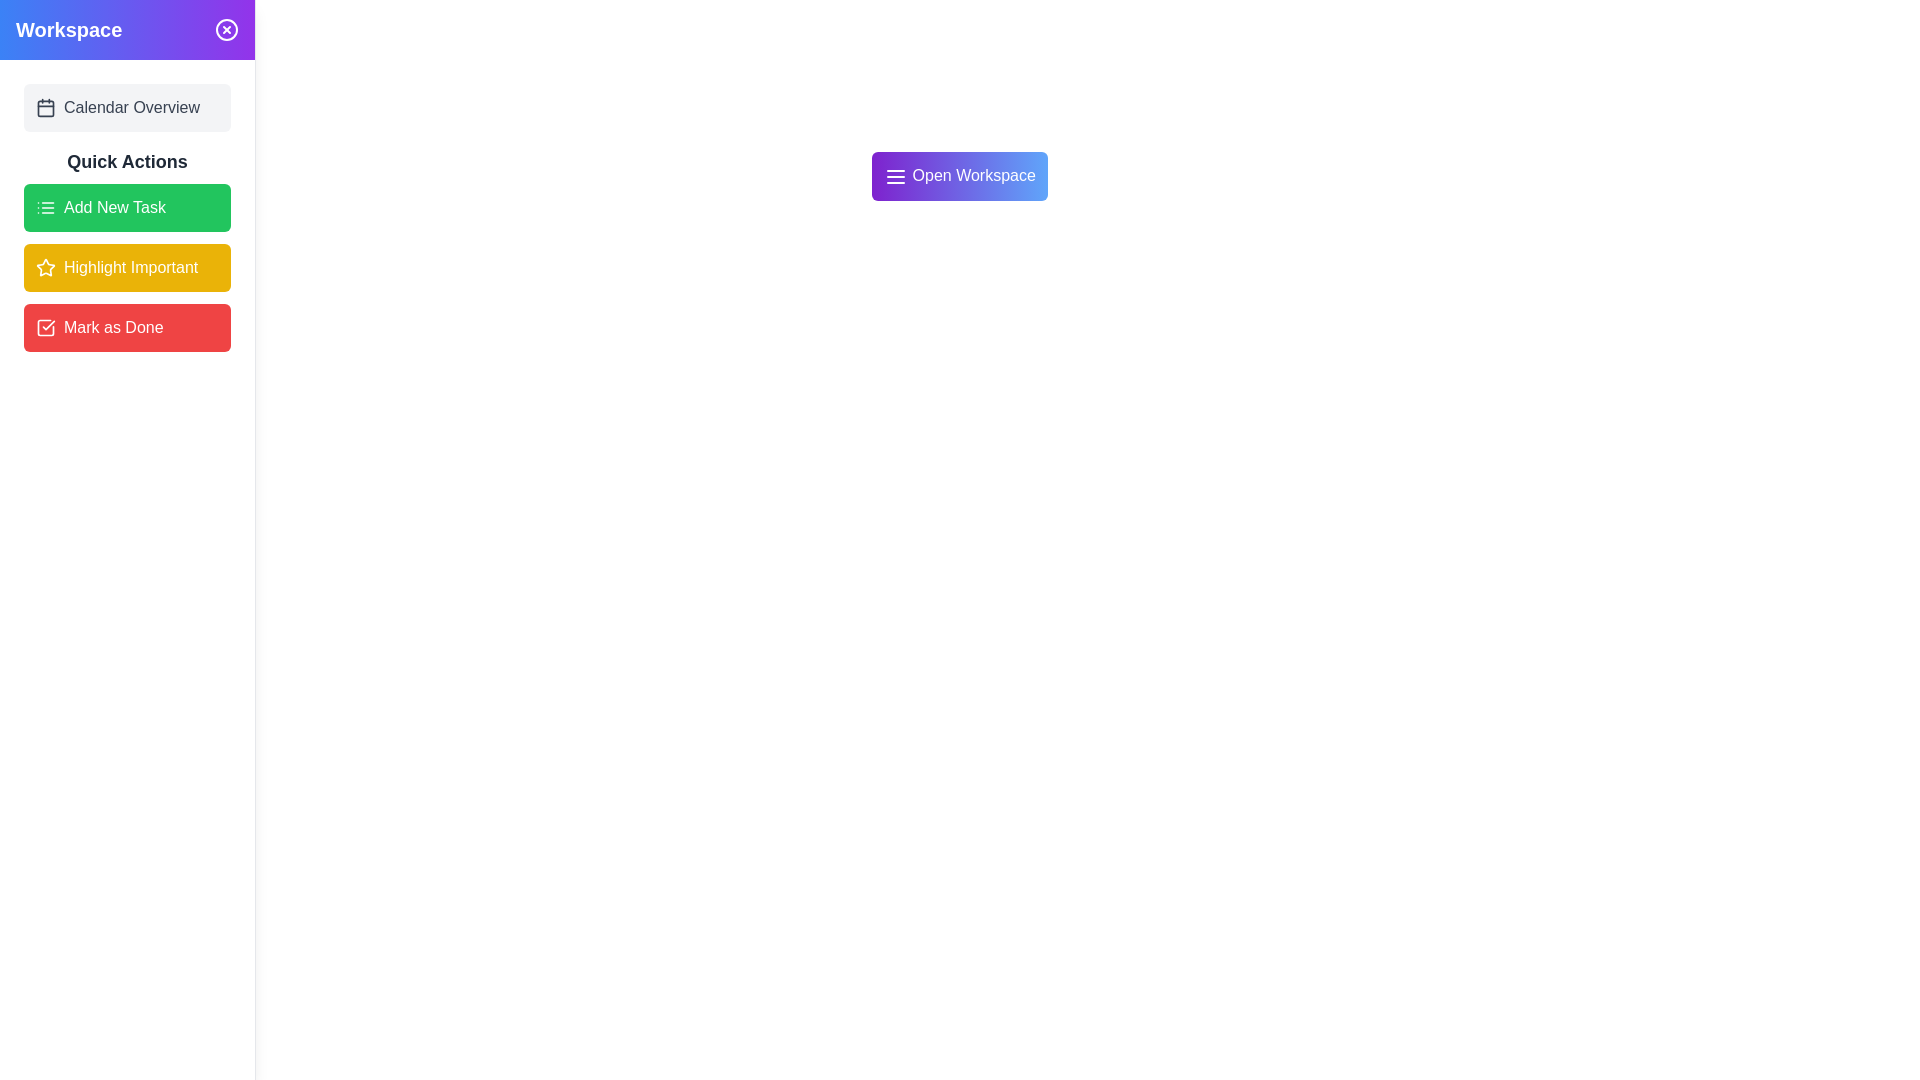  What do you see at coordinates (46, 108) in the screenshot?
I see `the calendar icon in the 'Calendar Overview' section` at bounding box center [46, 108].